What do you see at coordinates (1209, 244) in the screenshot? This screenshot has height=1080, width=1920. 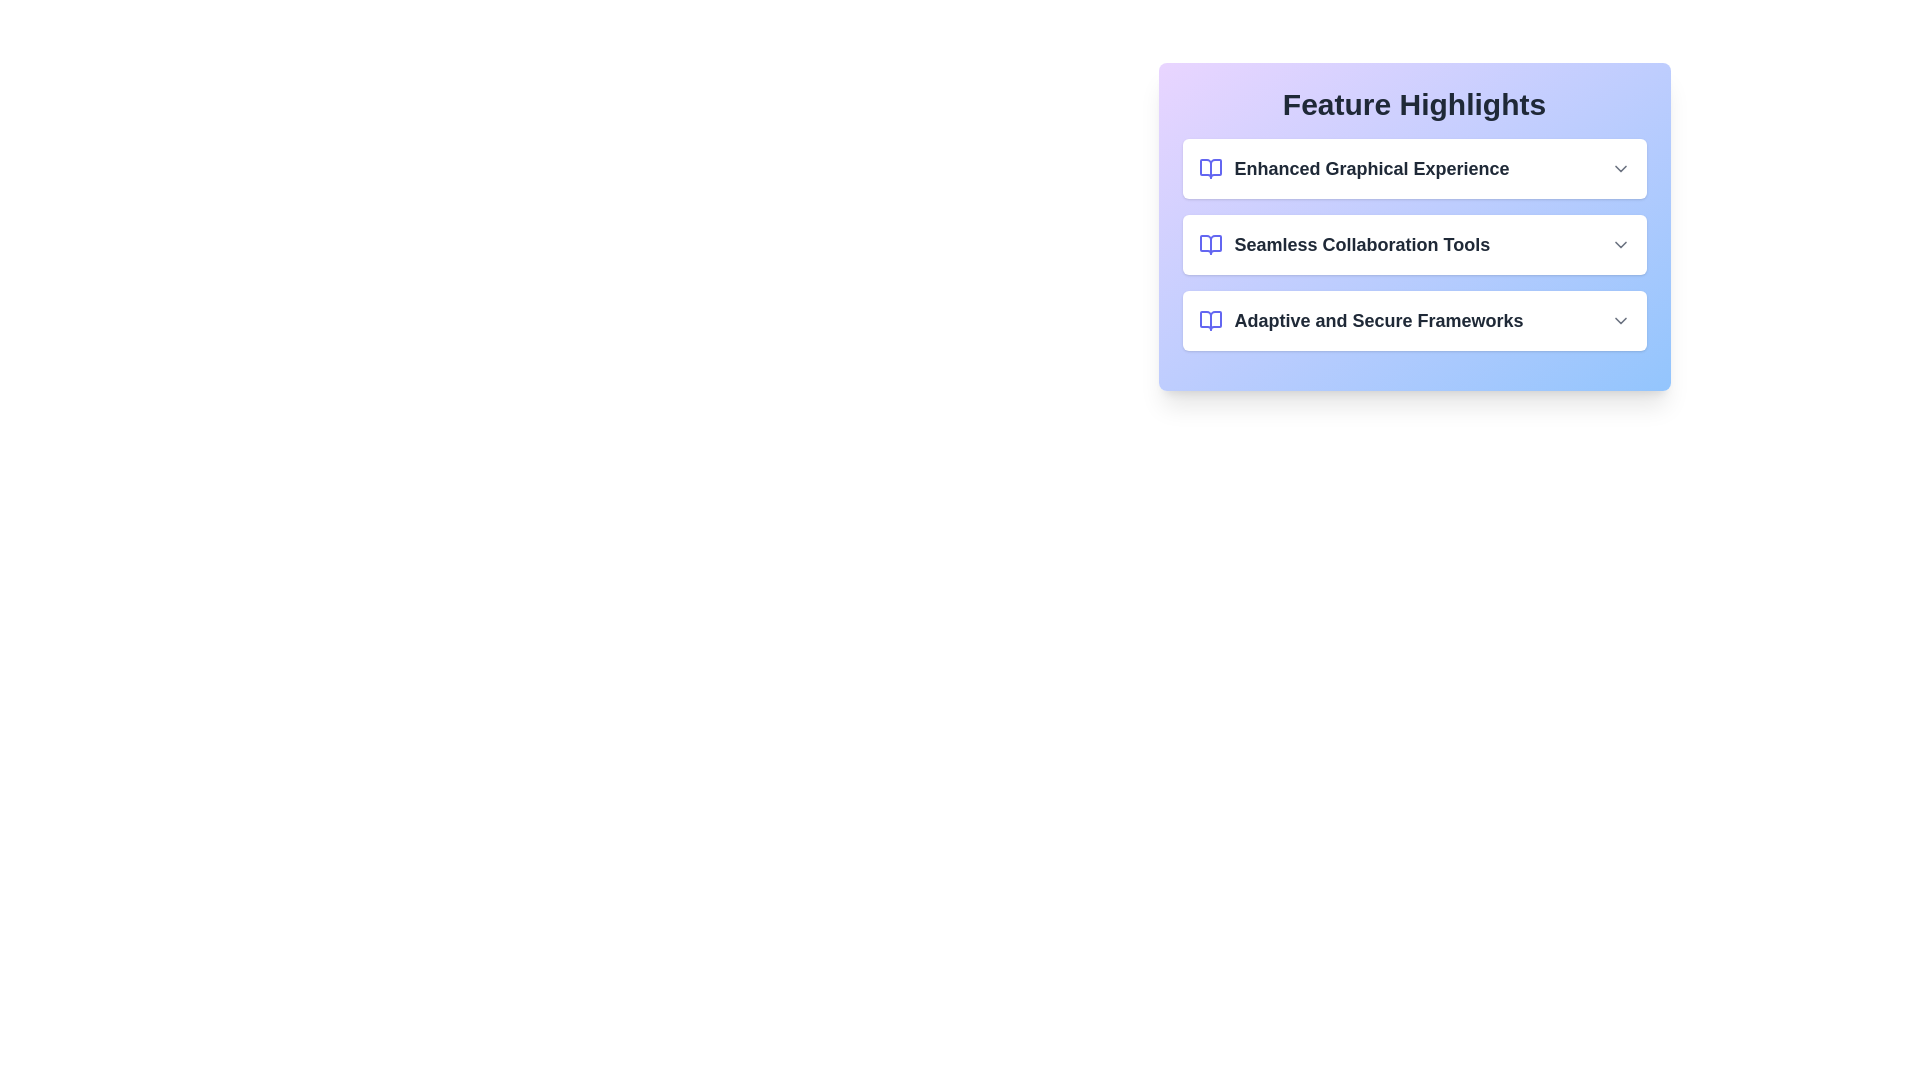 I see `the open book icon representing 'Seamless Collaboration Tools' in the sidebar for information` at bounding box center [1209, 244].